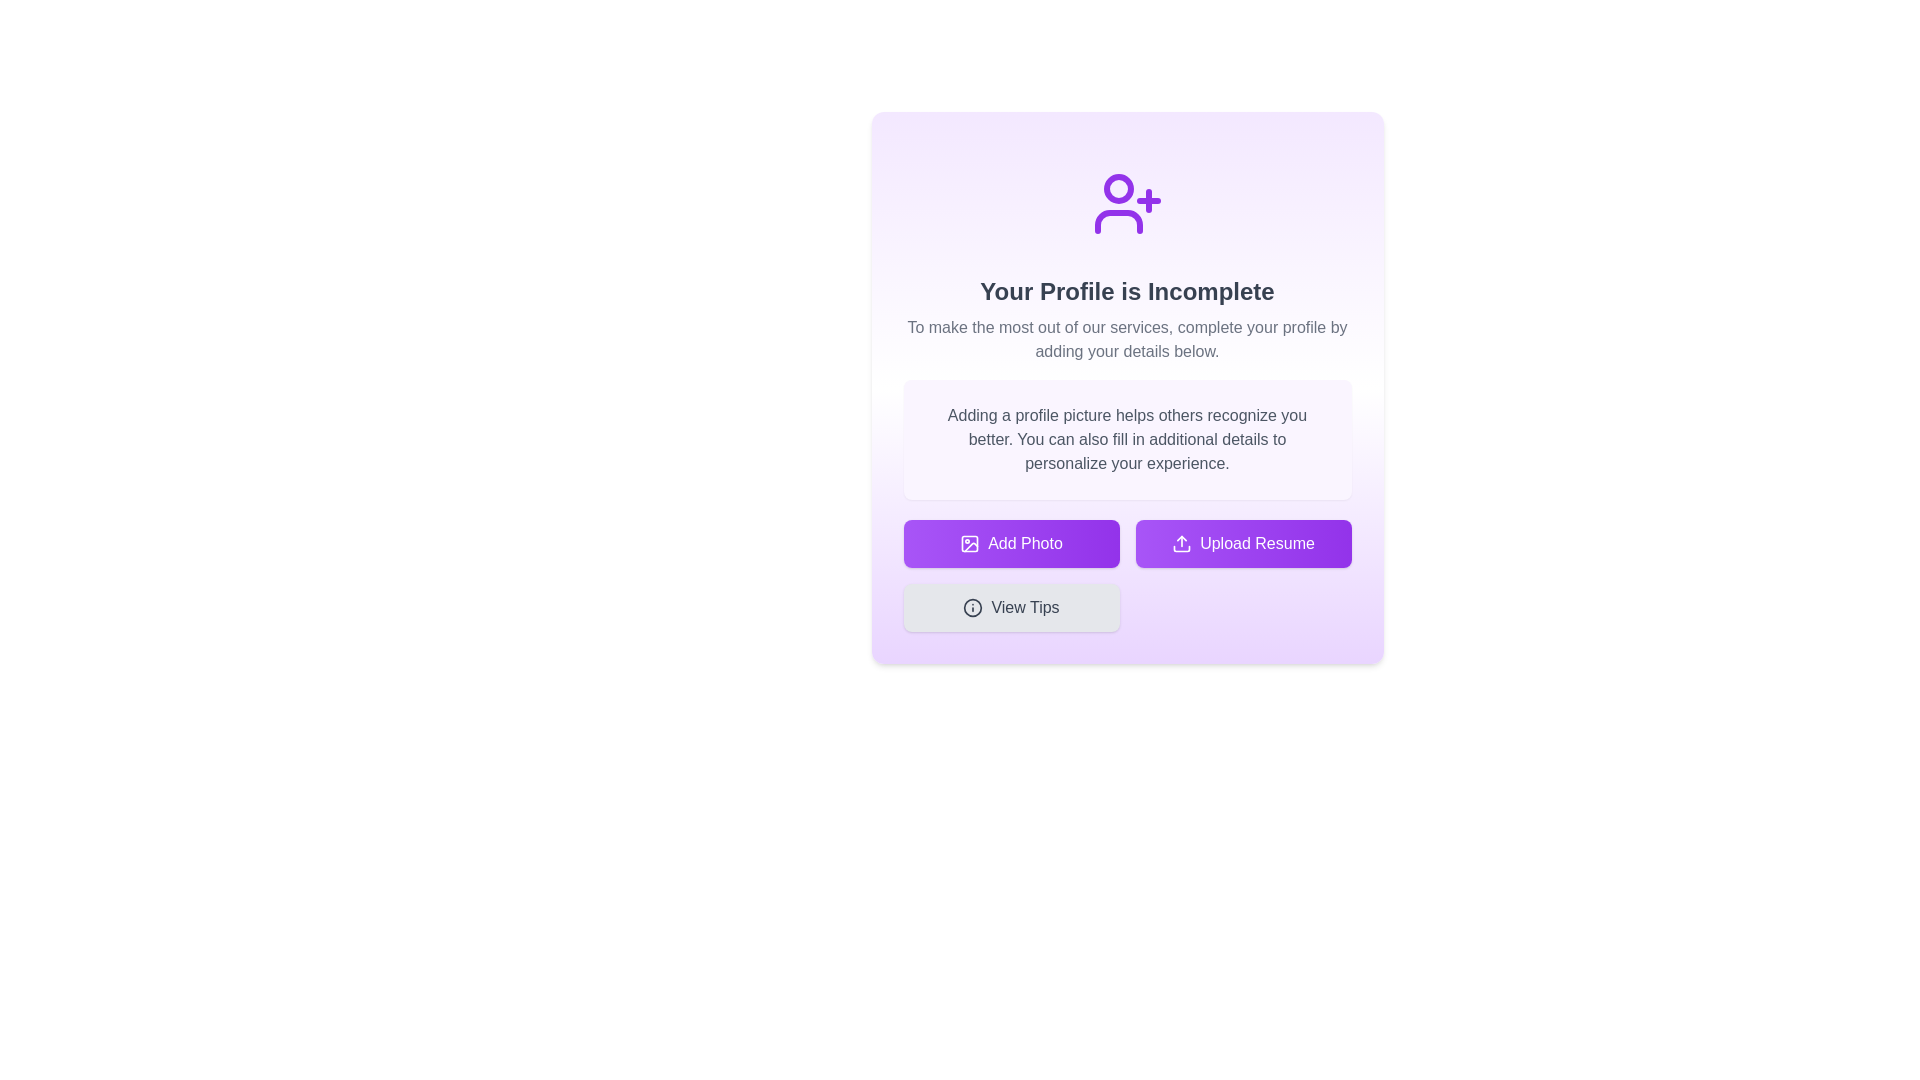  Describe the element at coordinates (1242, 543) in the screenshot. I see `the 'Upload Resume' button, which is styled with a gradient background from purple to darker purple and has a white upload icon and the text 'Upload Resume'` at that location.